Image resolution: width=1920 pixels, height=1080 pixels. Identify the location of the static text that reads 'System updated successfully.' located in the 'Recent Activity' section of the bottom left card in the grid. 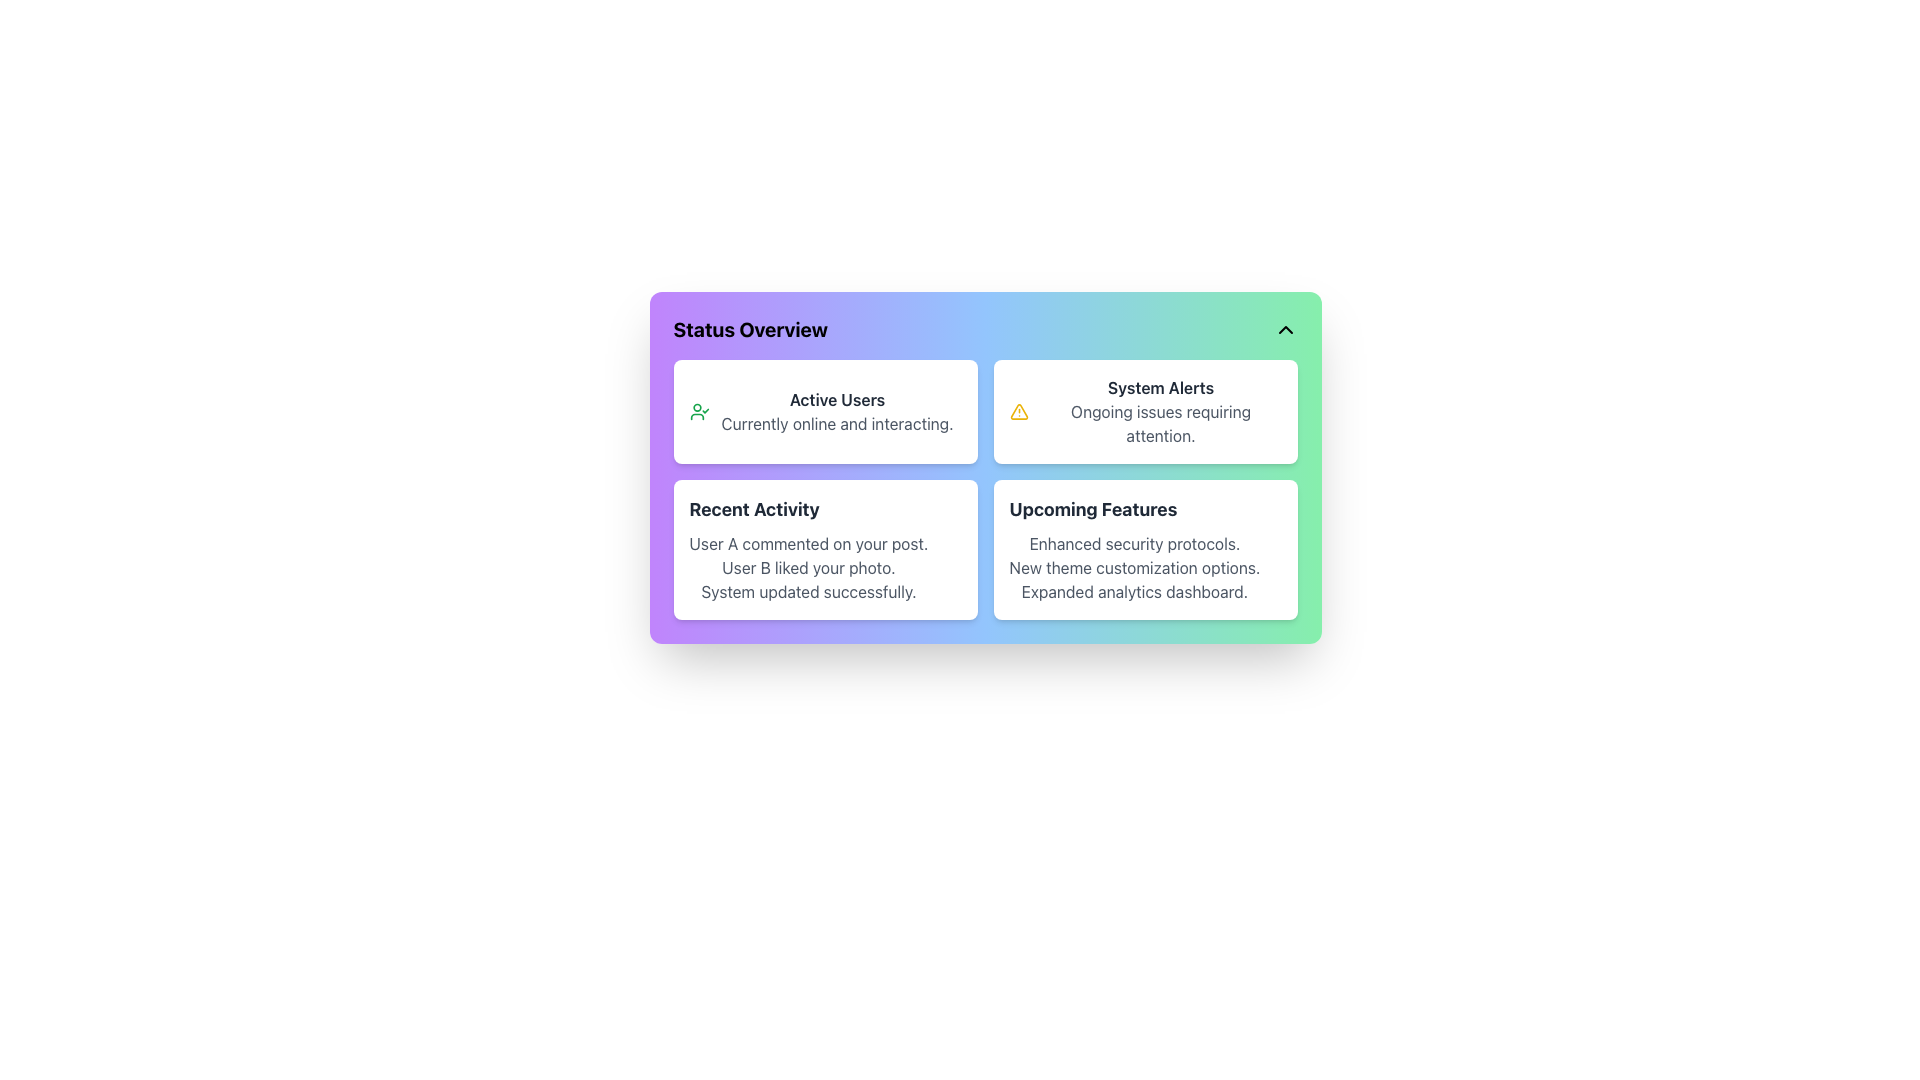
(808, 590).